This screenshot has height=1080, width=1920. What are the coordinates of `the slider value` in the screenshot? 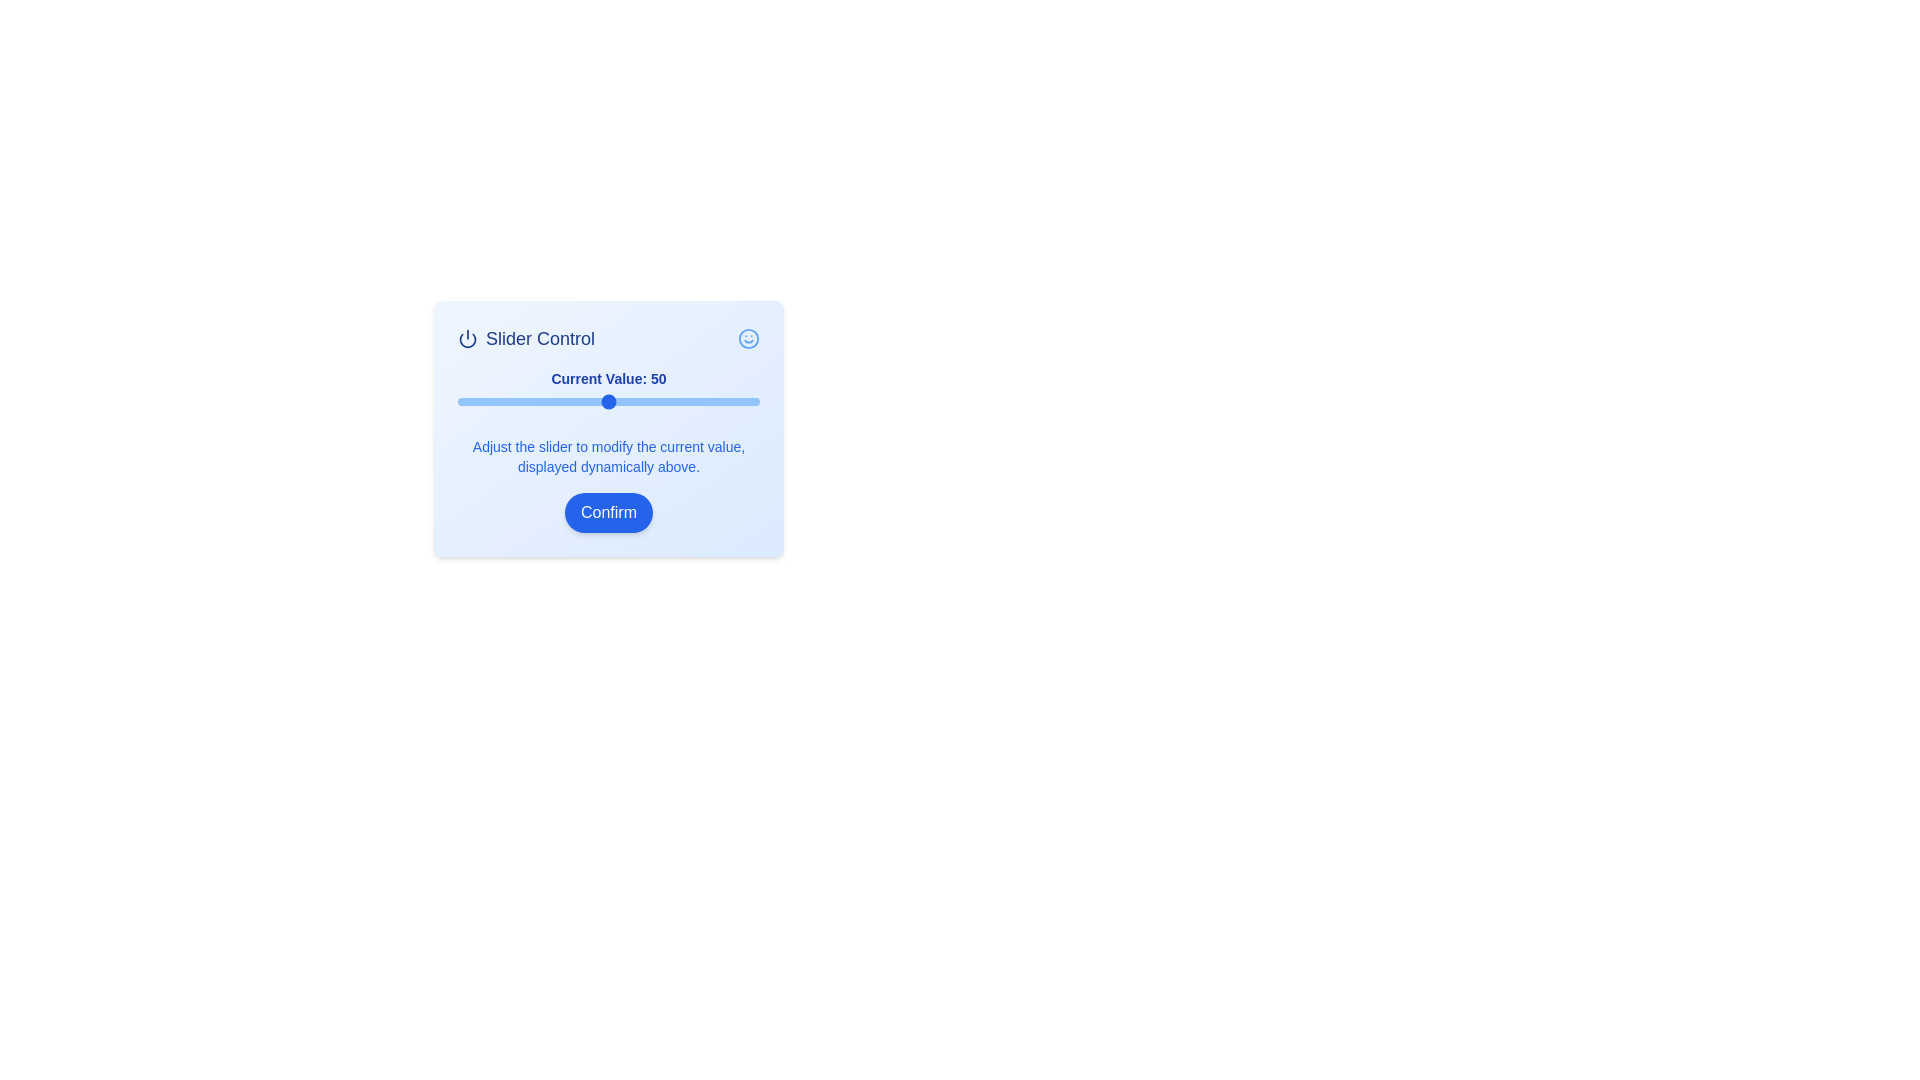 It's located at (749, 401).